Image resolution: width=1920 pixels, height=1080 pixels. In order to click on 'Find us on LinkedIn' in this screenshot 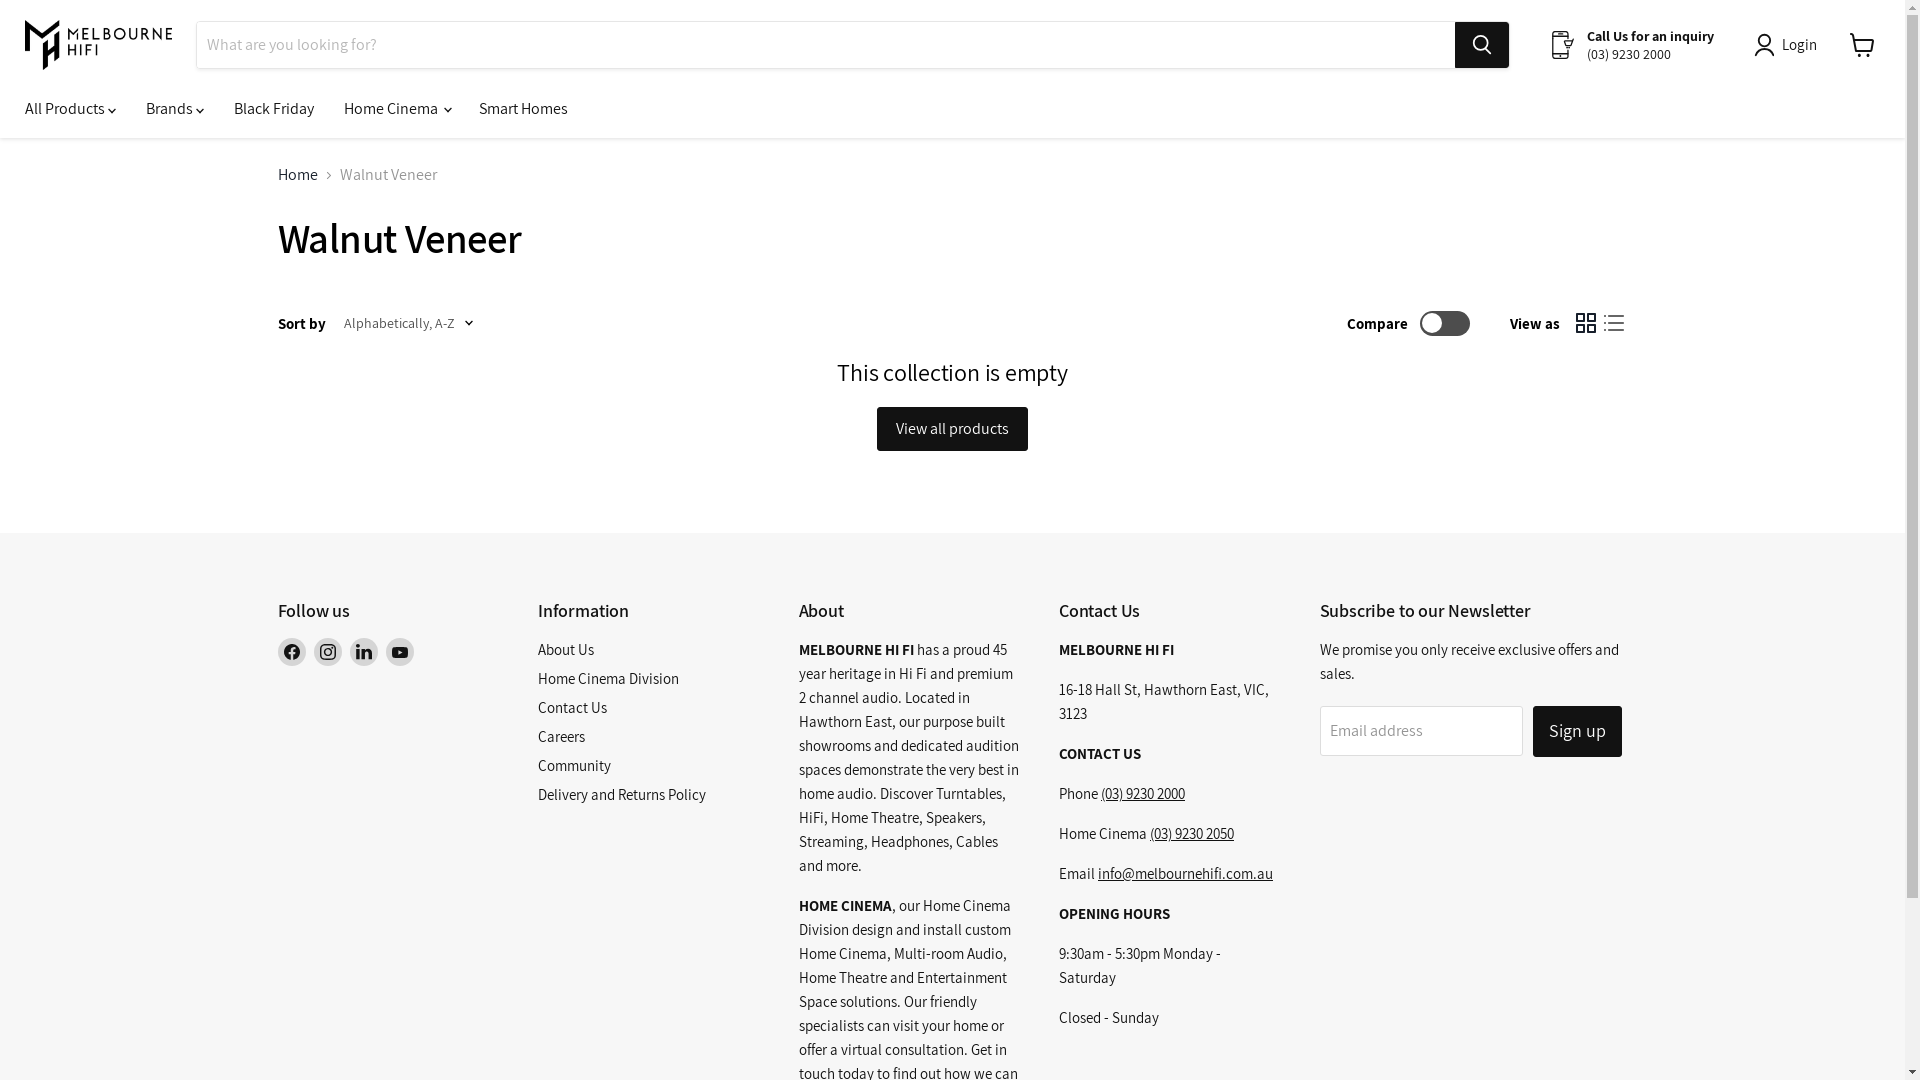, I will do `click(364, 651)`.